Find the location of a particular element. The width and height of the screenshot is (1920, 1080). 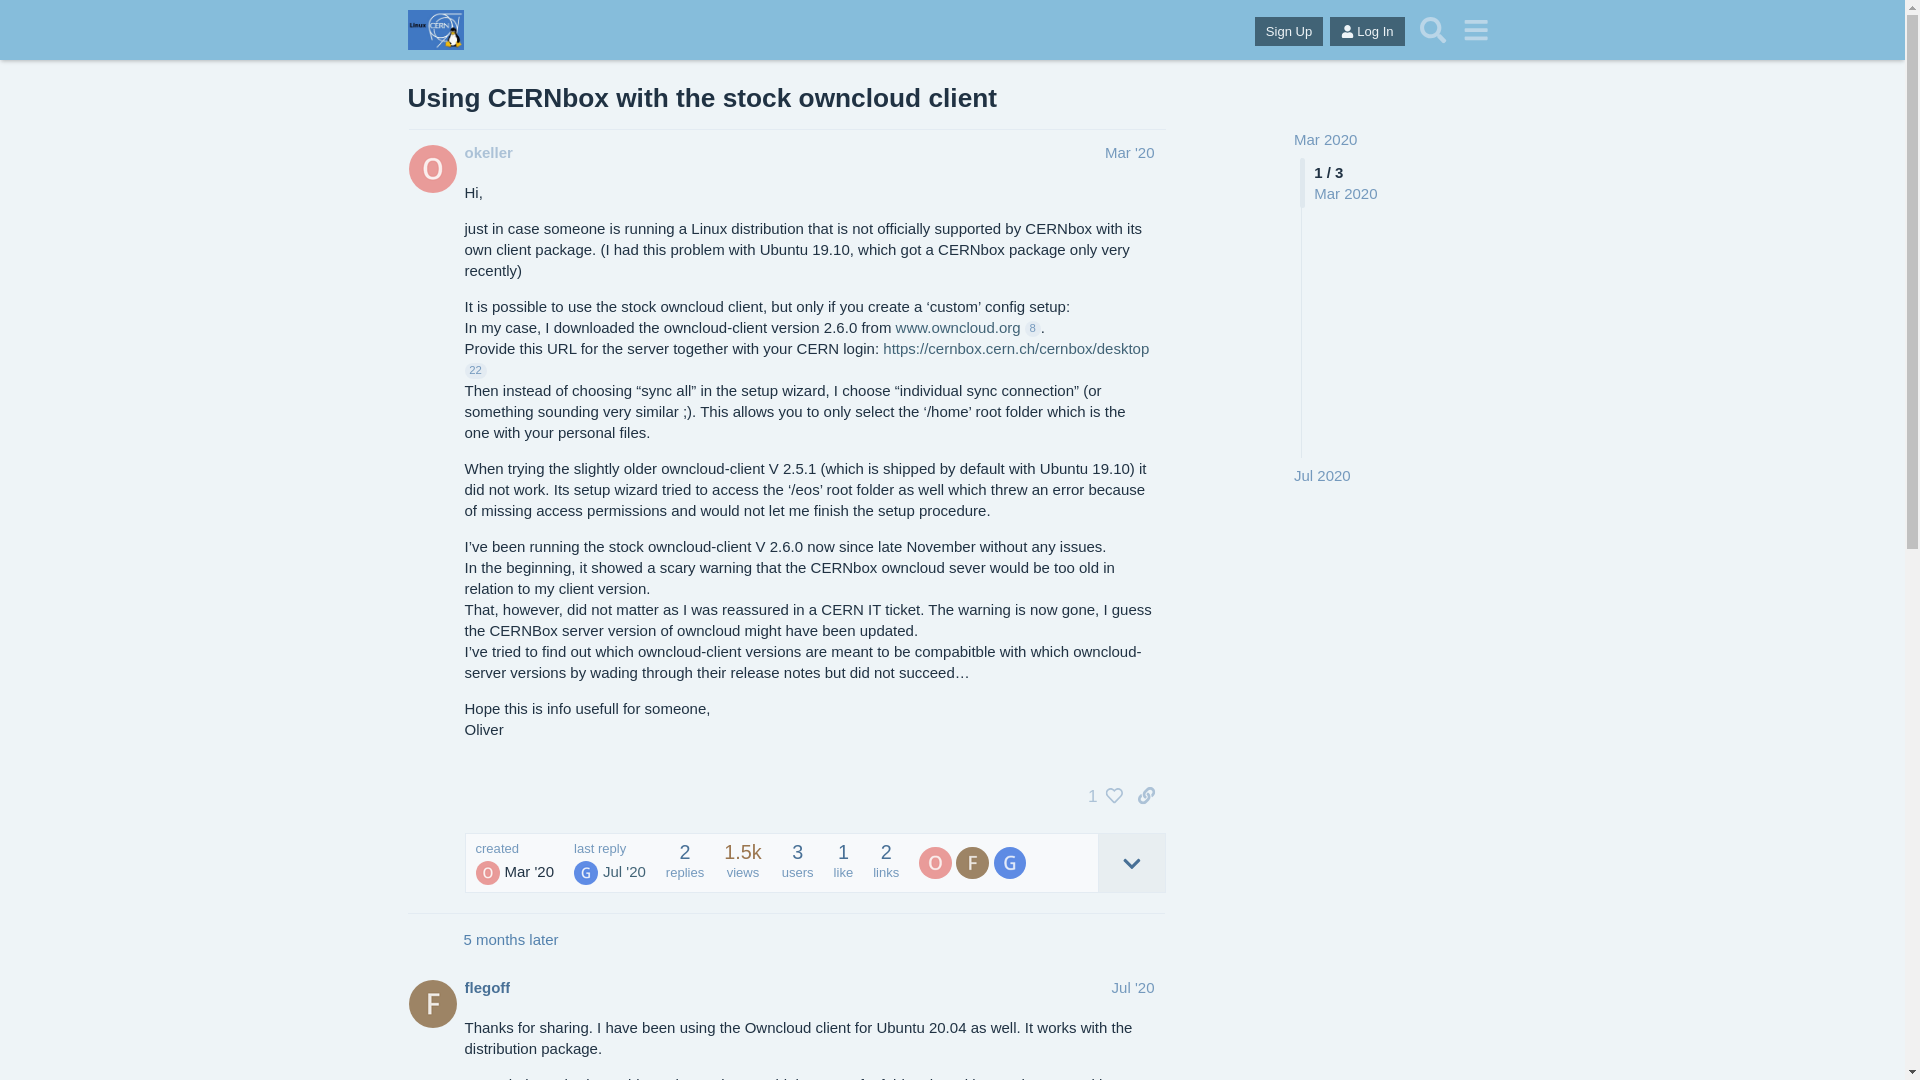

'Hugo Gonzalez Labrador' is located at coordinates (584, 871).